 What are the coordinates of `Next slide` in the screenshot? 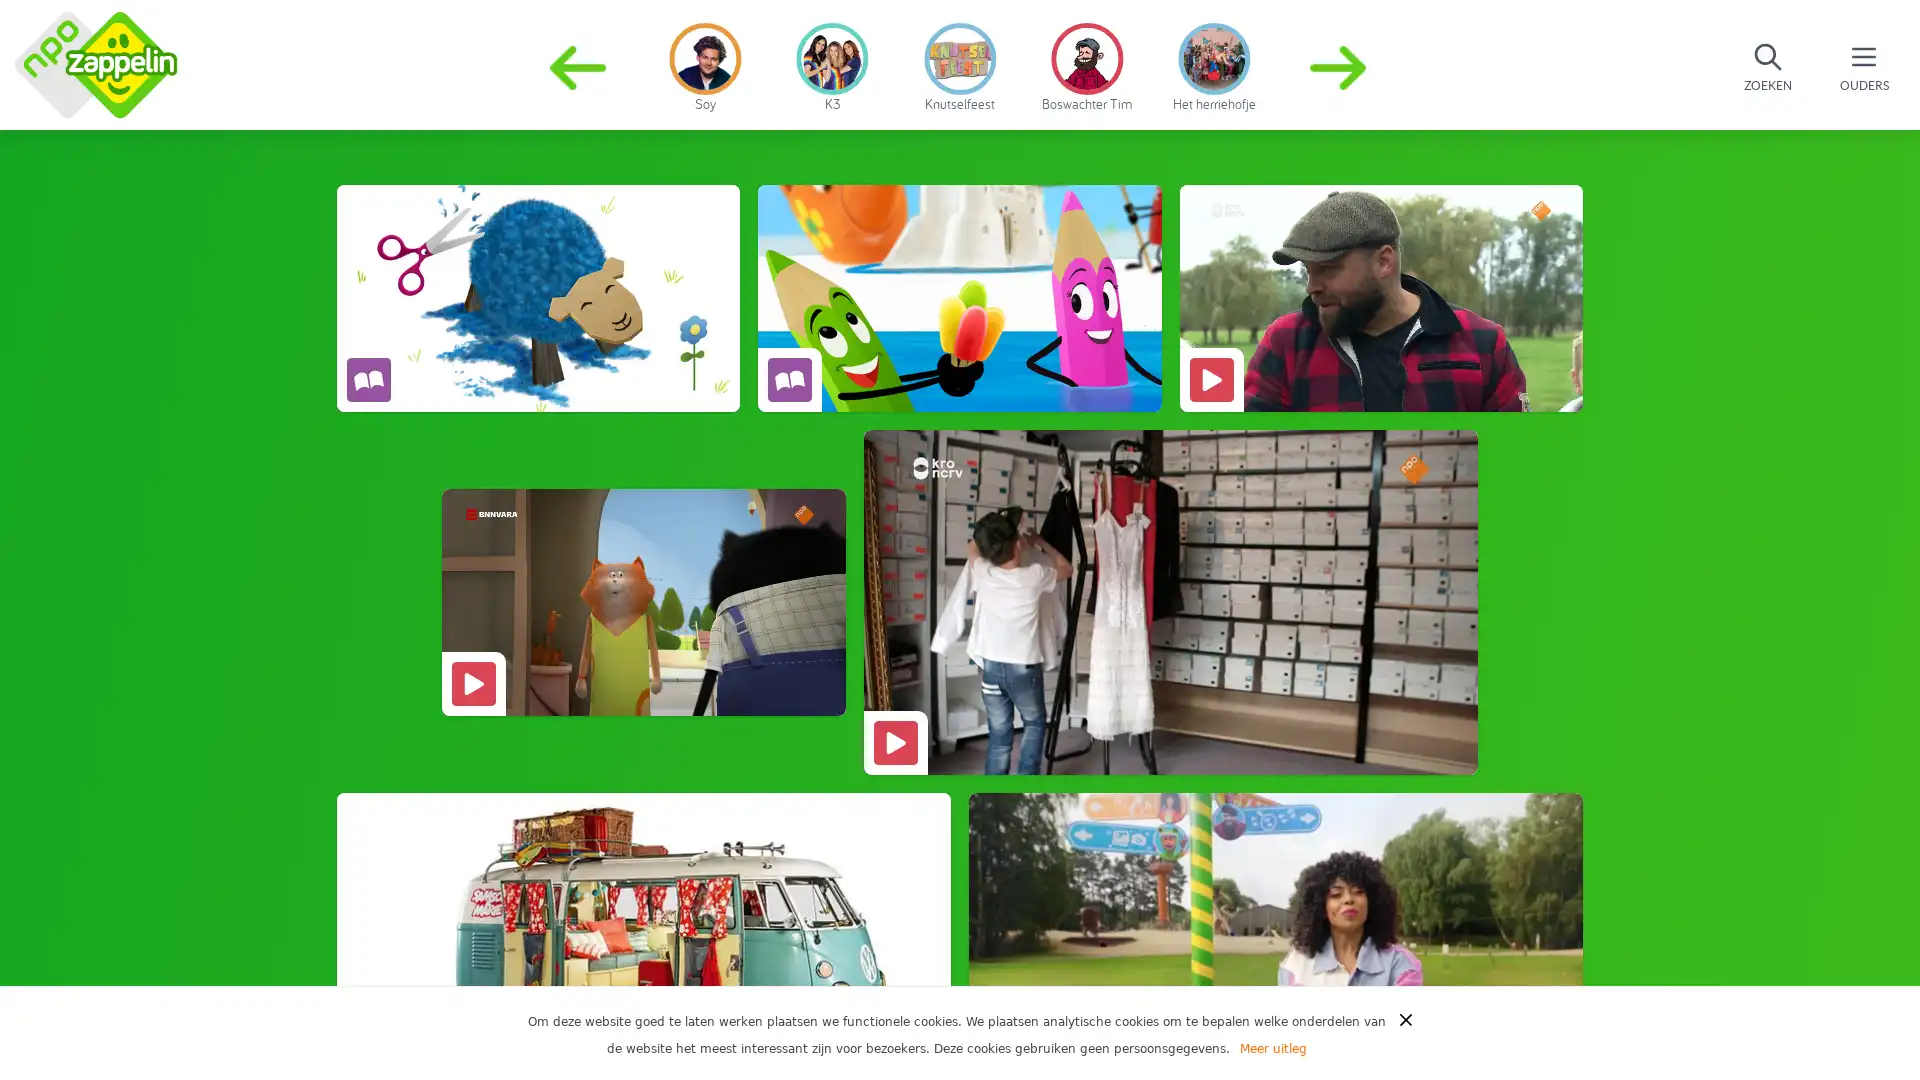 It's located at (1339, 65).